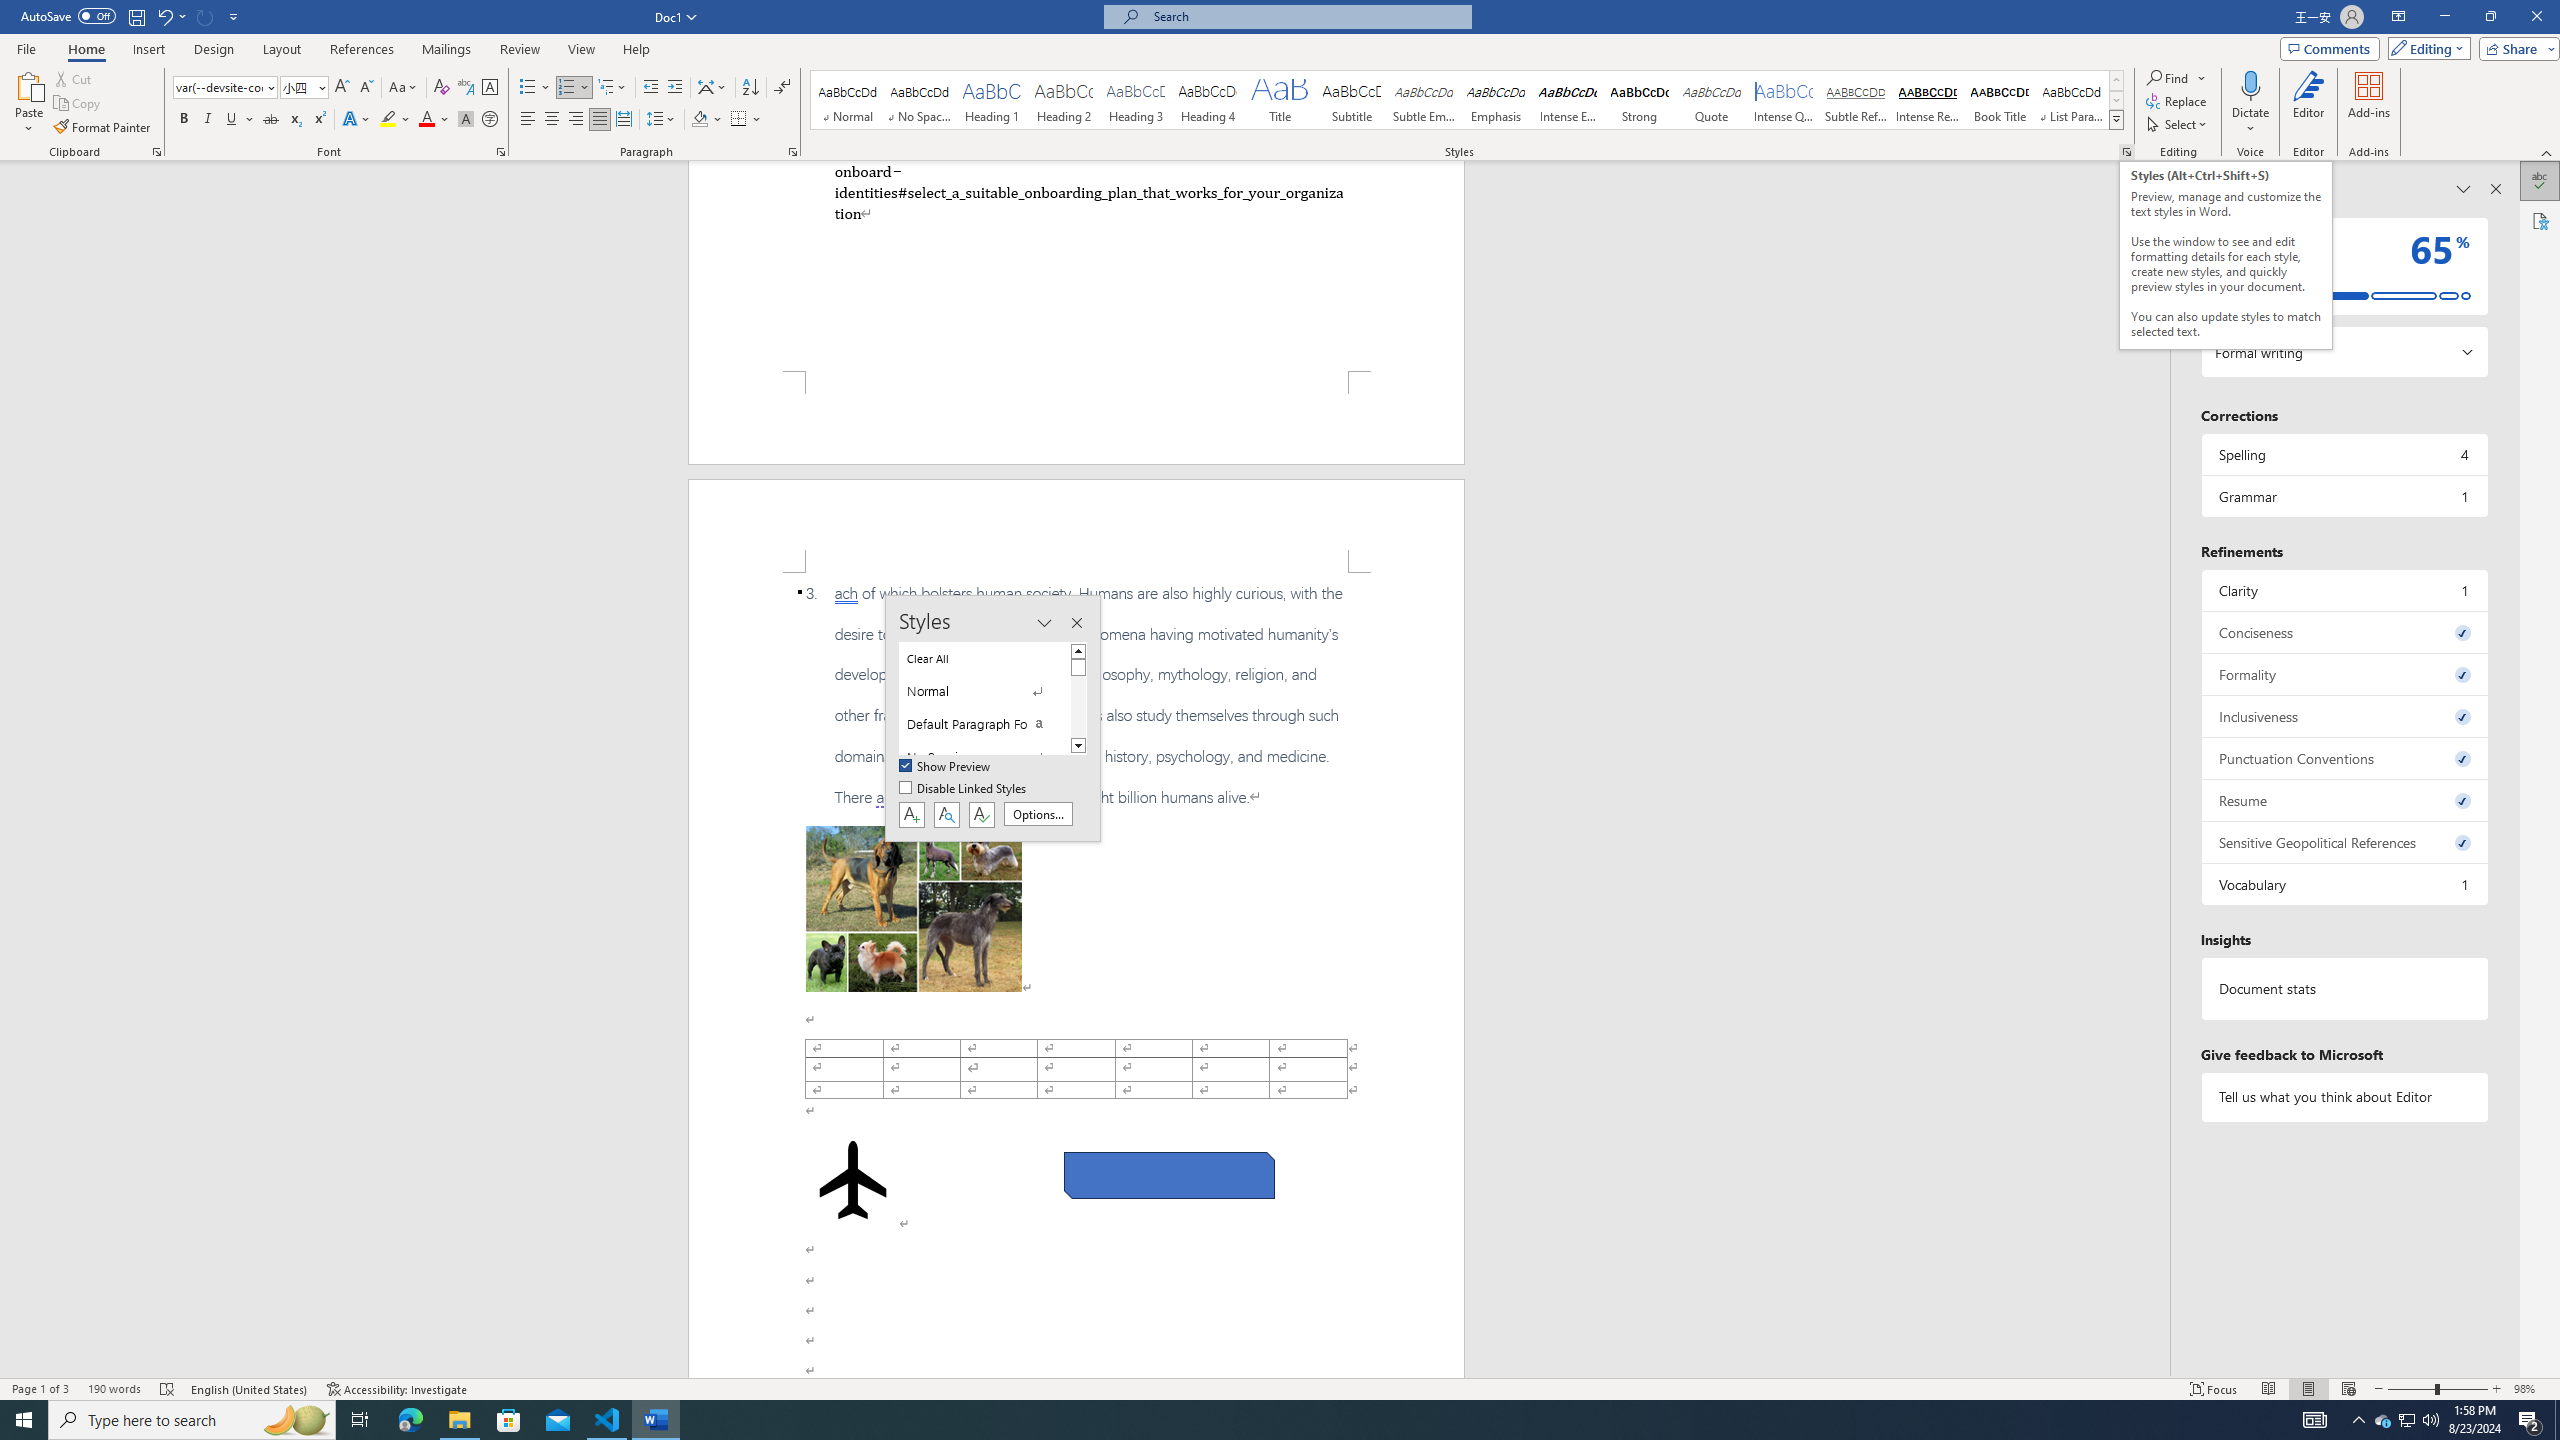  What do you see at coordinates (2250, 84) in the screenshot?
I see `'Dictate'` at bounding box center [2250, 84].